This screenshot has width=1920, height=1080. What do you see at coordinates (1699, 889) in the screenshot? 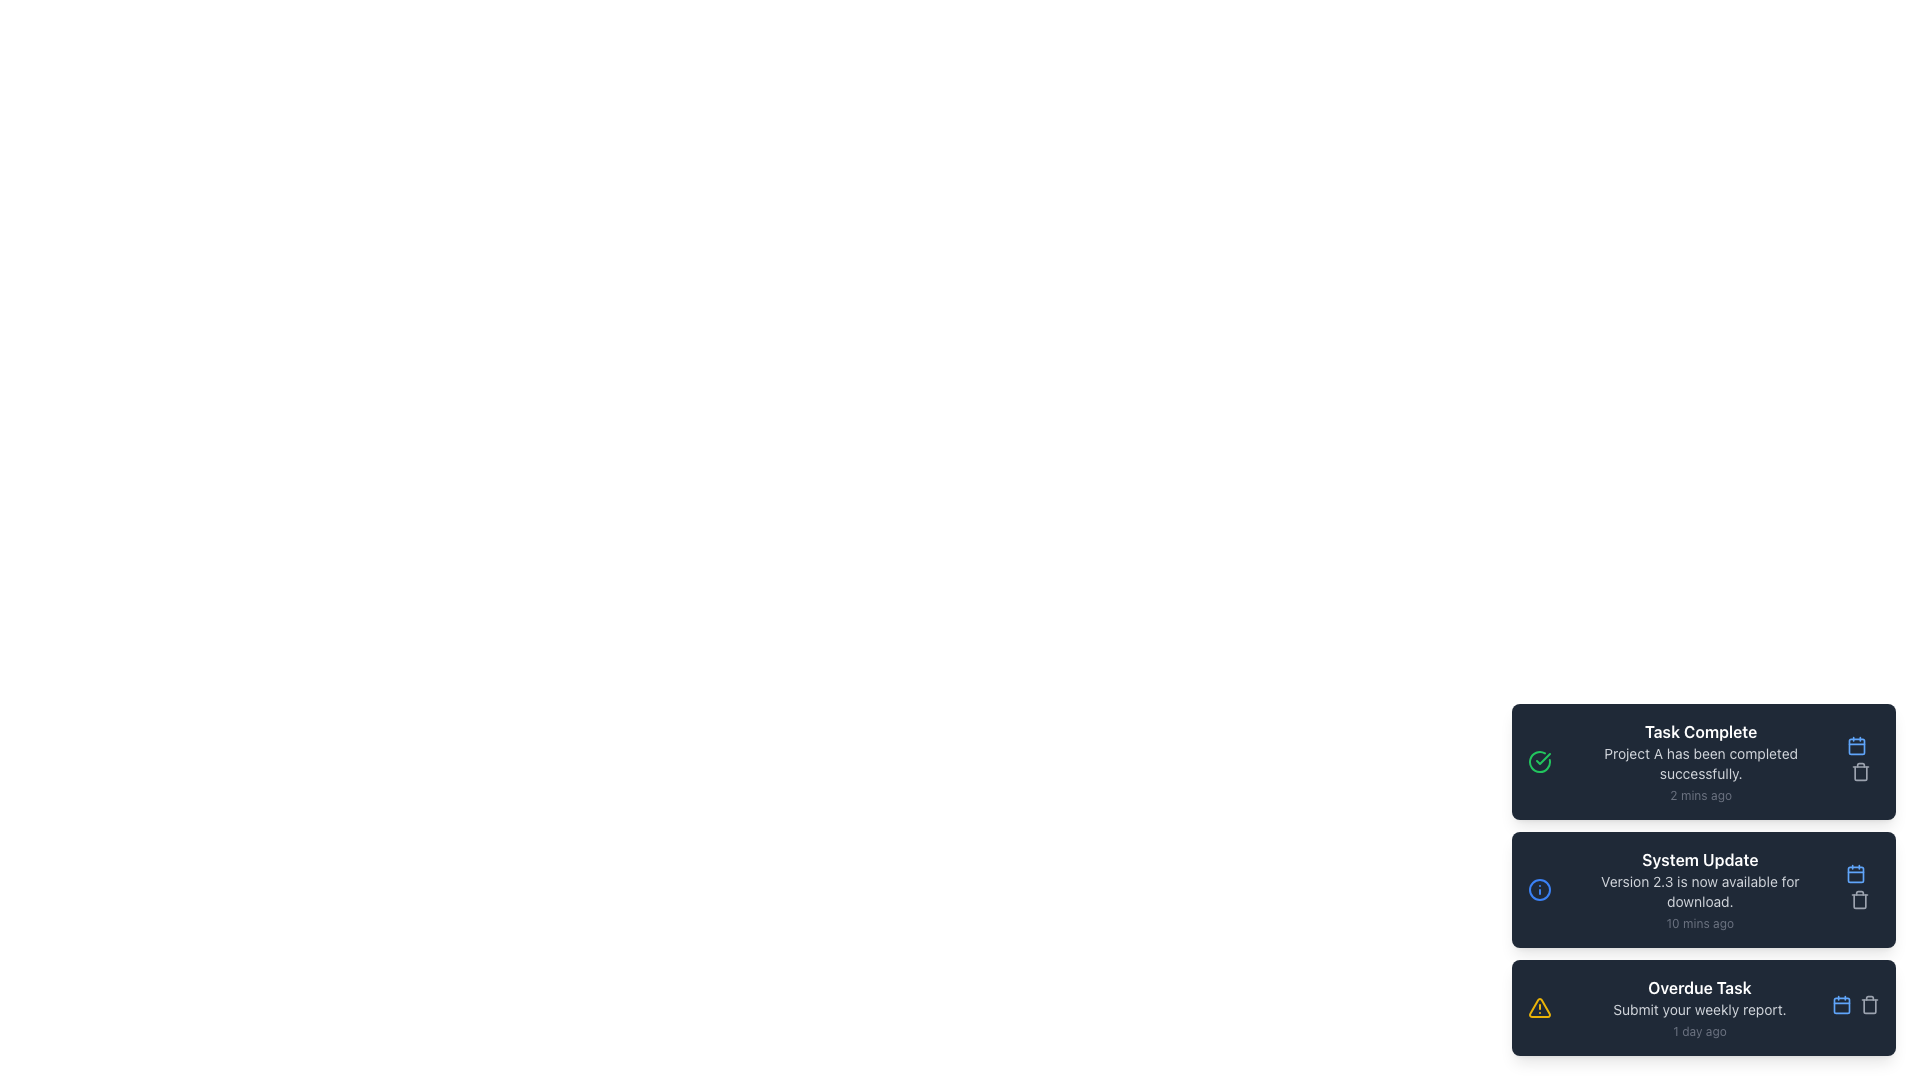
I see `the Text-based notification box that displays 'System Update'` at bounding box center [1699, 889].